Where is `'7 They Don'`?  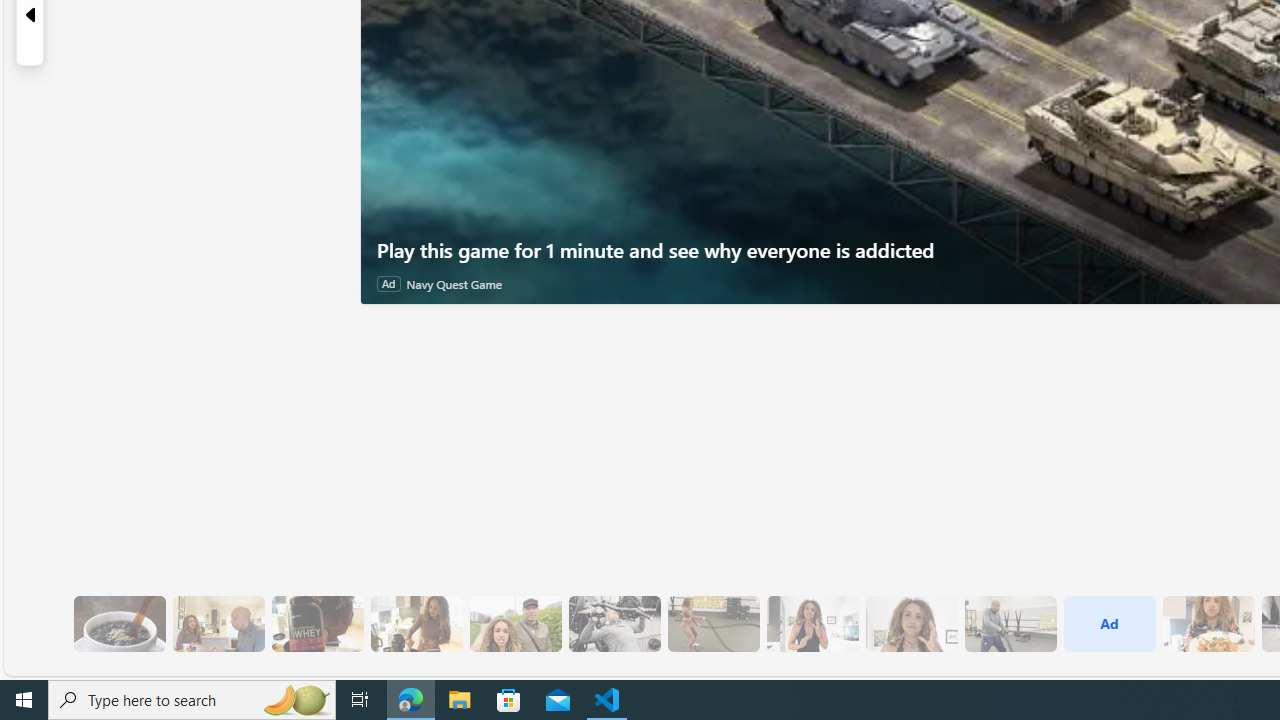 '7 They Don' is located at coordinates (415, 623).